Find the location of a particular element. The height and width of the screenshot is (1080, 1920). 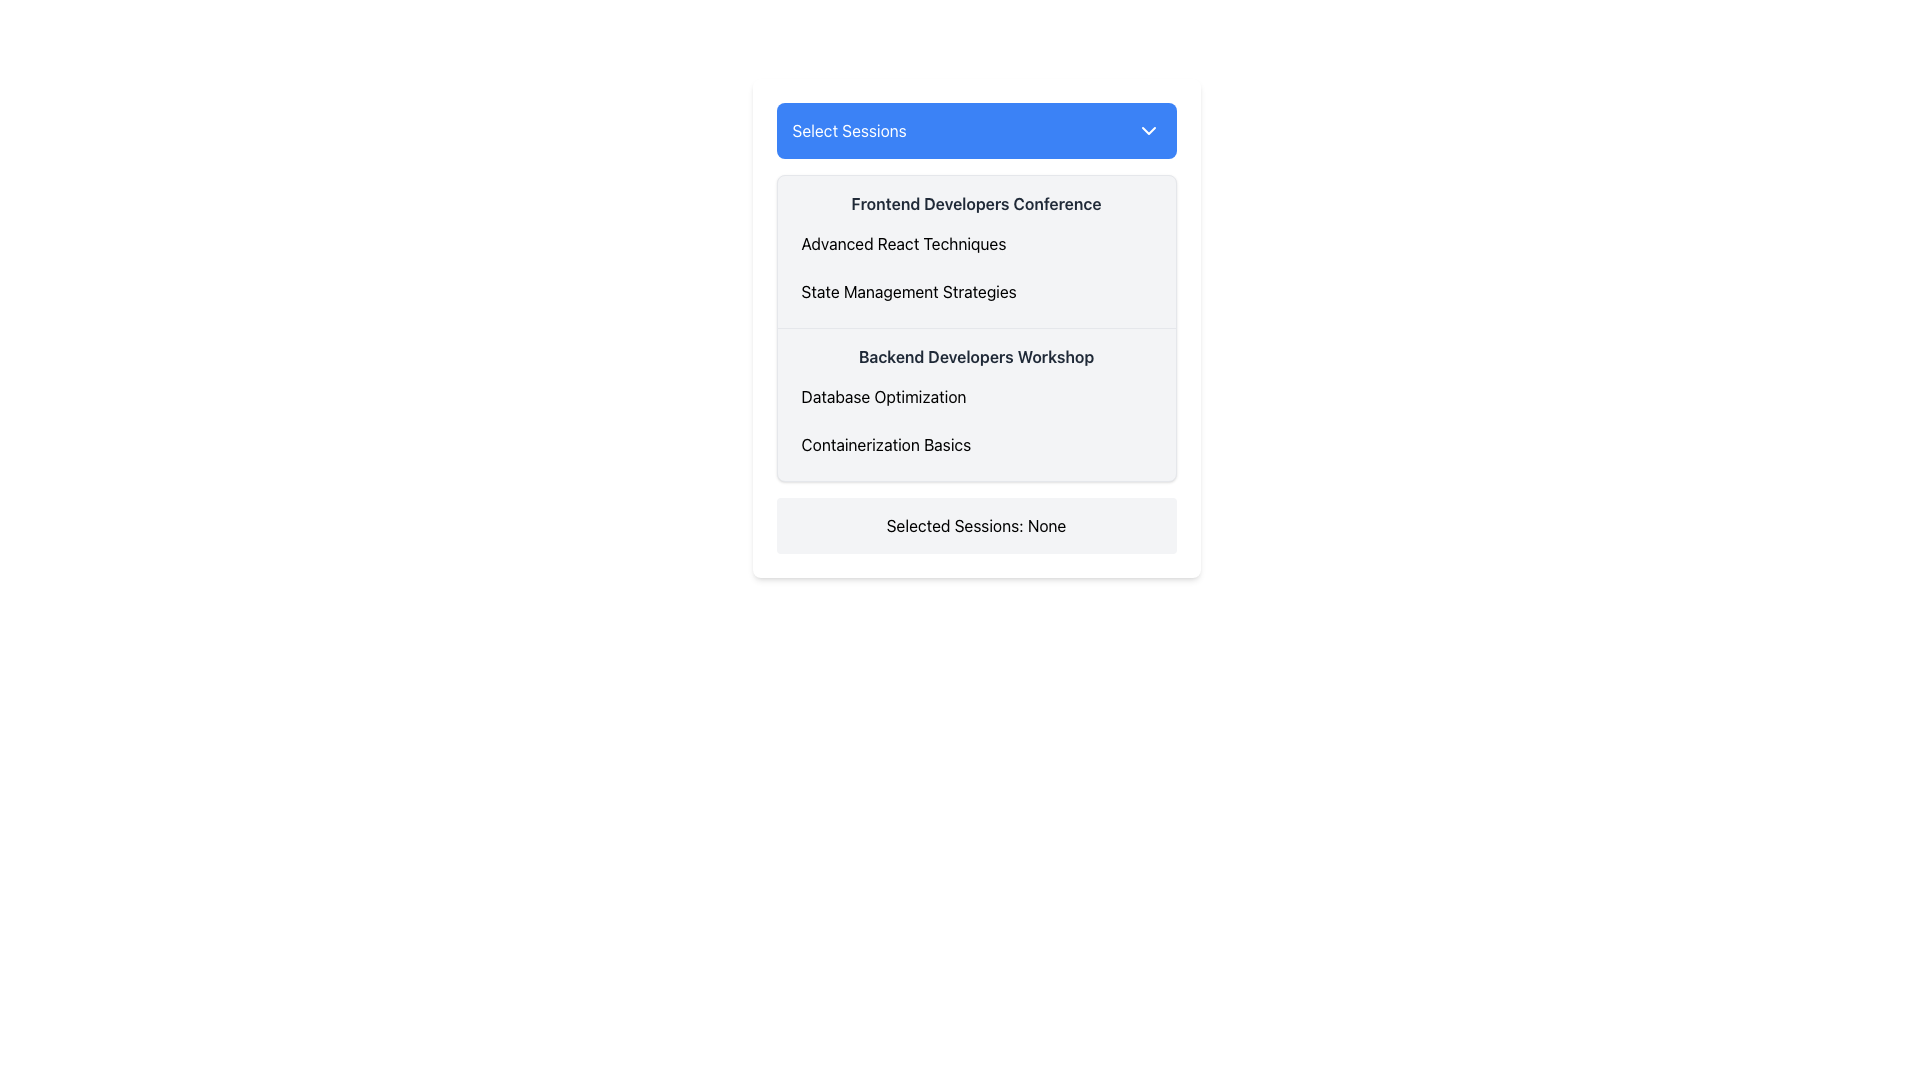

the session selection box for the frontend developers conference is located at coordinates (976, 250).